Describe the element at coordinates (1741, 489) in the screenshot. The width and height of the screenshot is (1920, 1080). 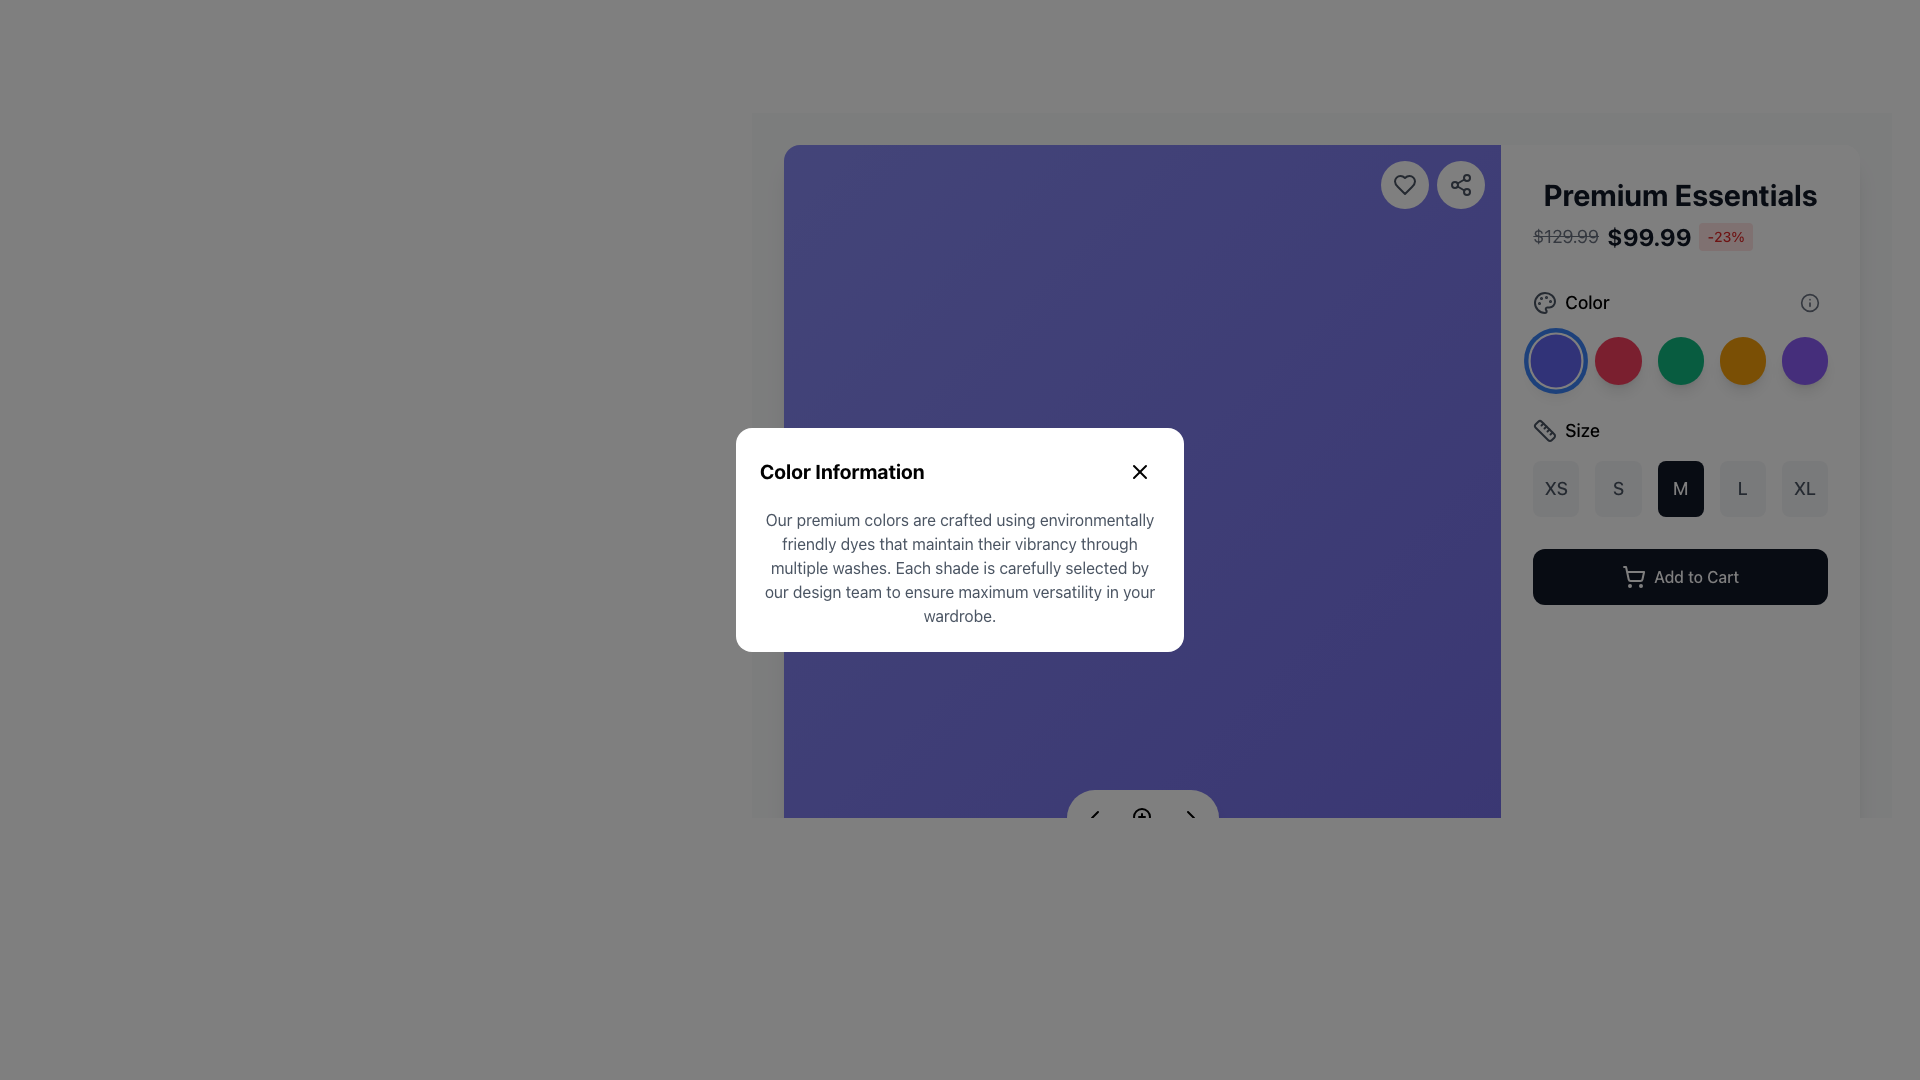
I see `the button displaying 'L' in bold font, located between the 'M' and 'XL' buttons in the size selection area` at that location.